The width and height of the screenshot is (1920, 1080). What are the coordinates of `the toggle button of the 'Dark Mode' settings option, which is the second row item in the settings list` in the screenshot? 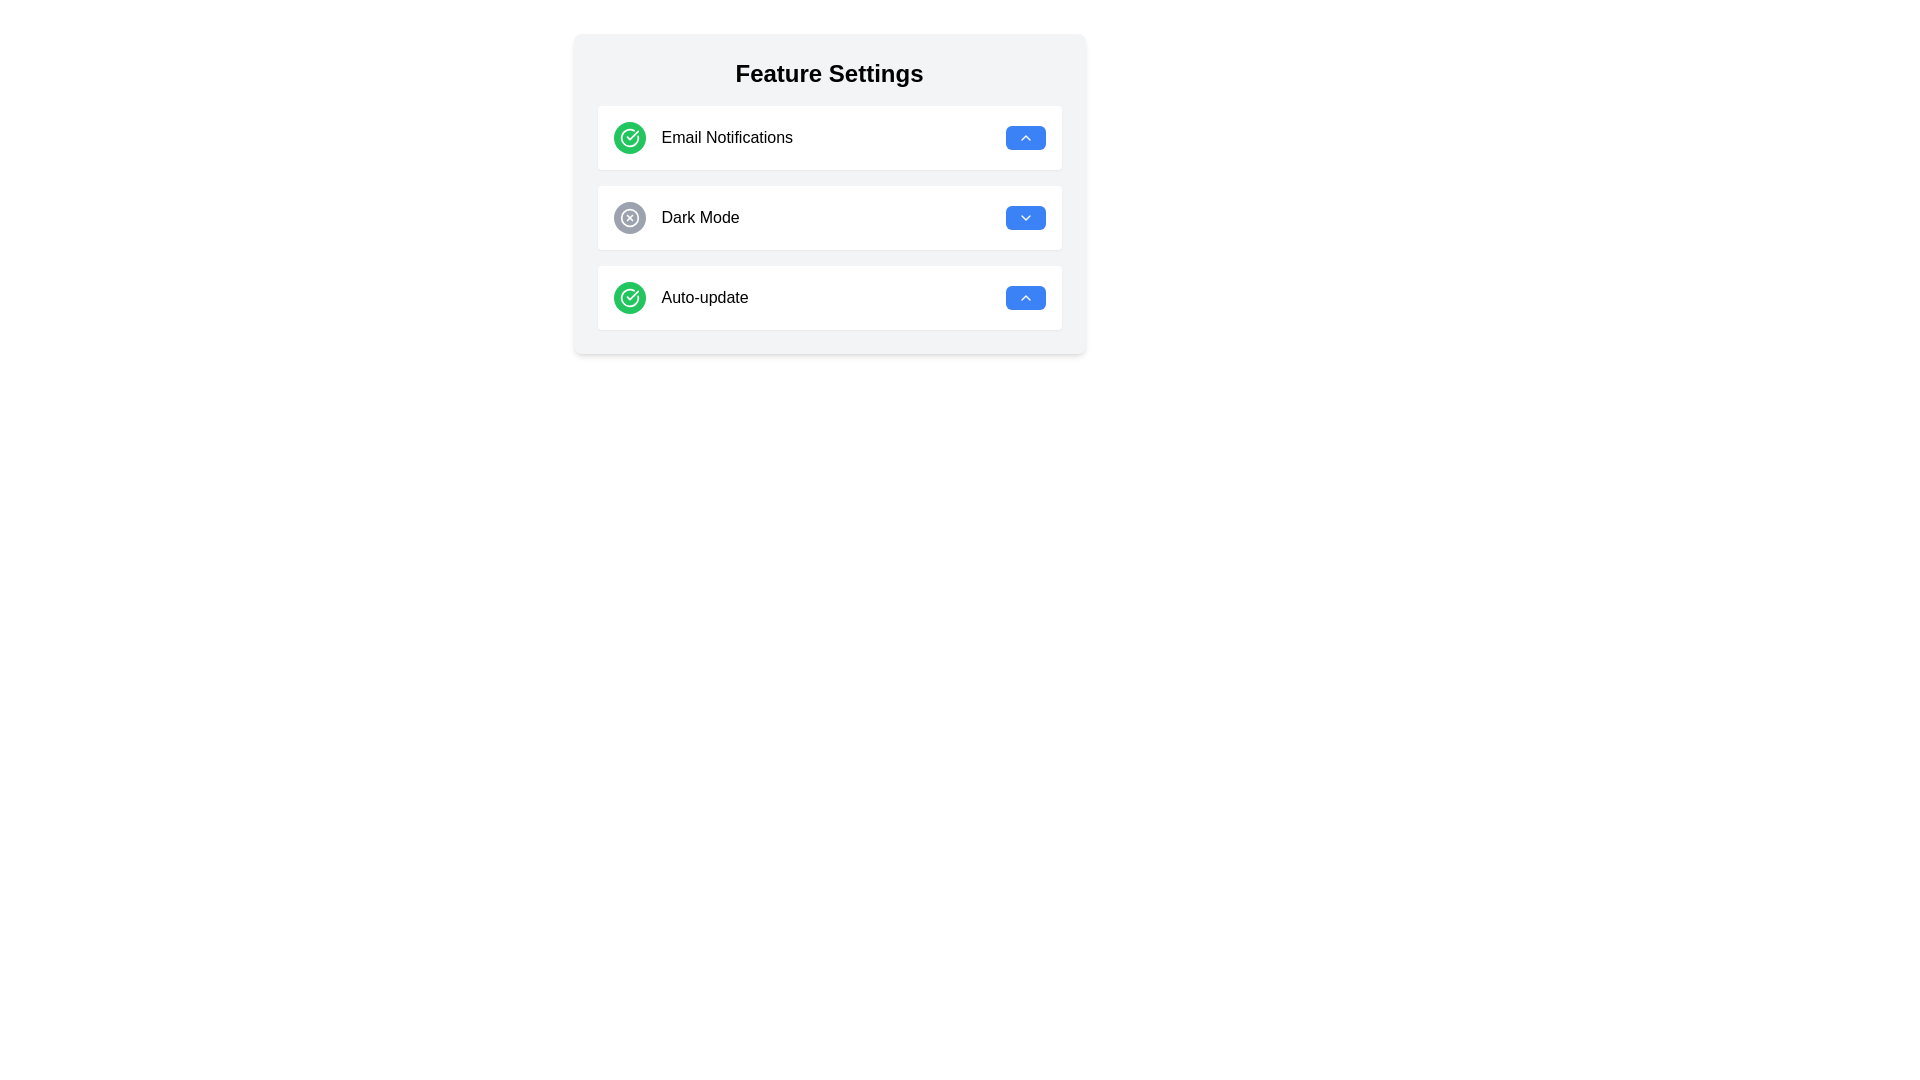 It's located at (829, 218).